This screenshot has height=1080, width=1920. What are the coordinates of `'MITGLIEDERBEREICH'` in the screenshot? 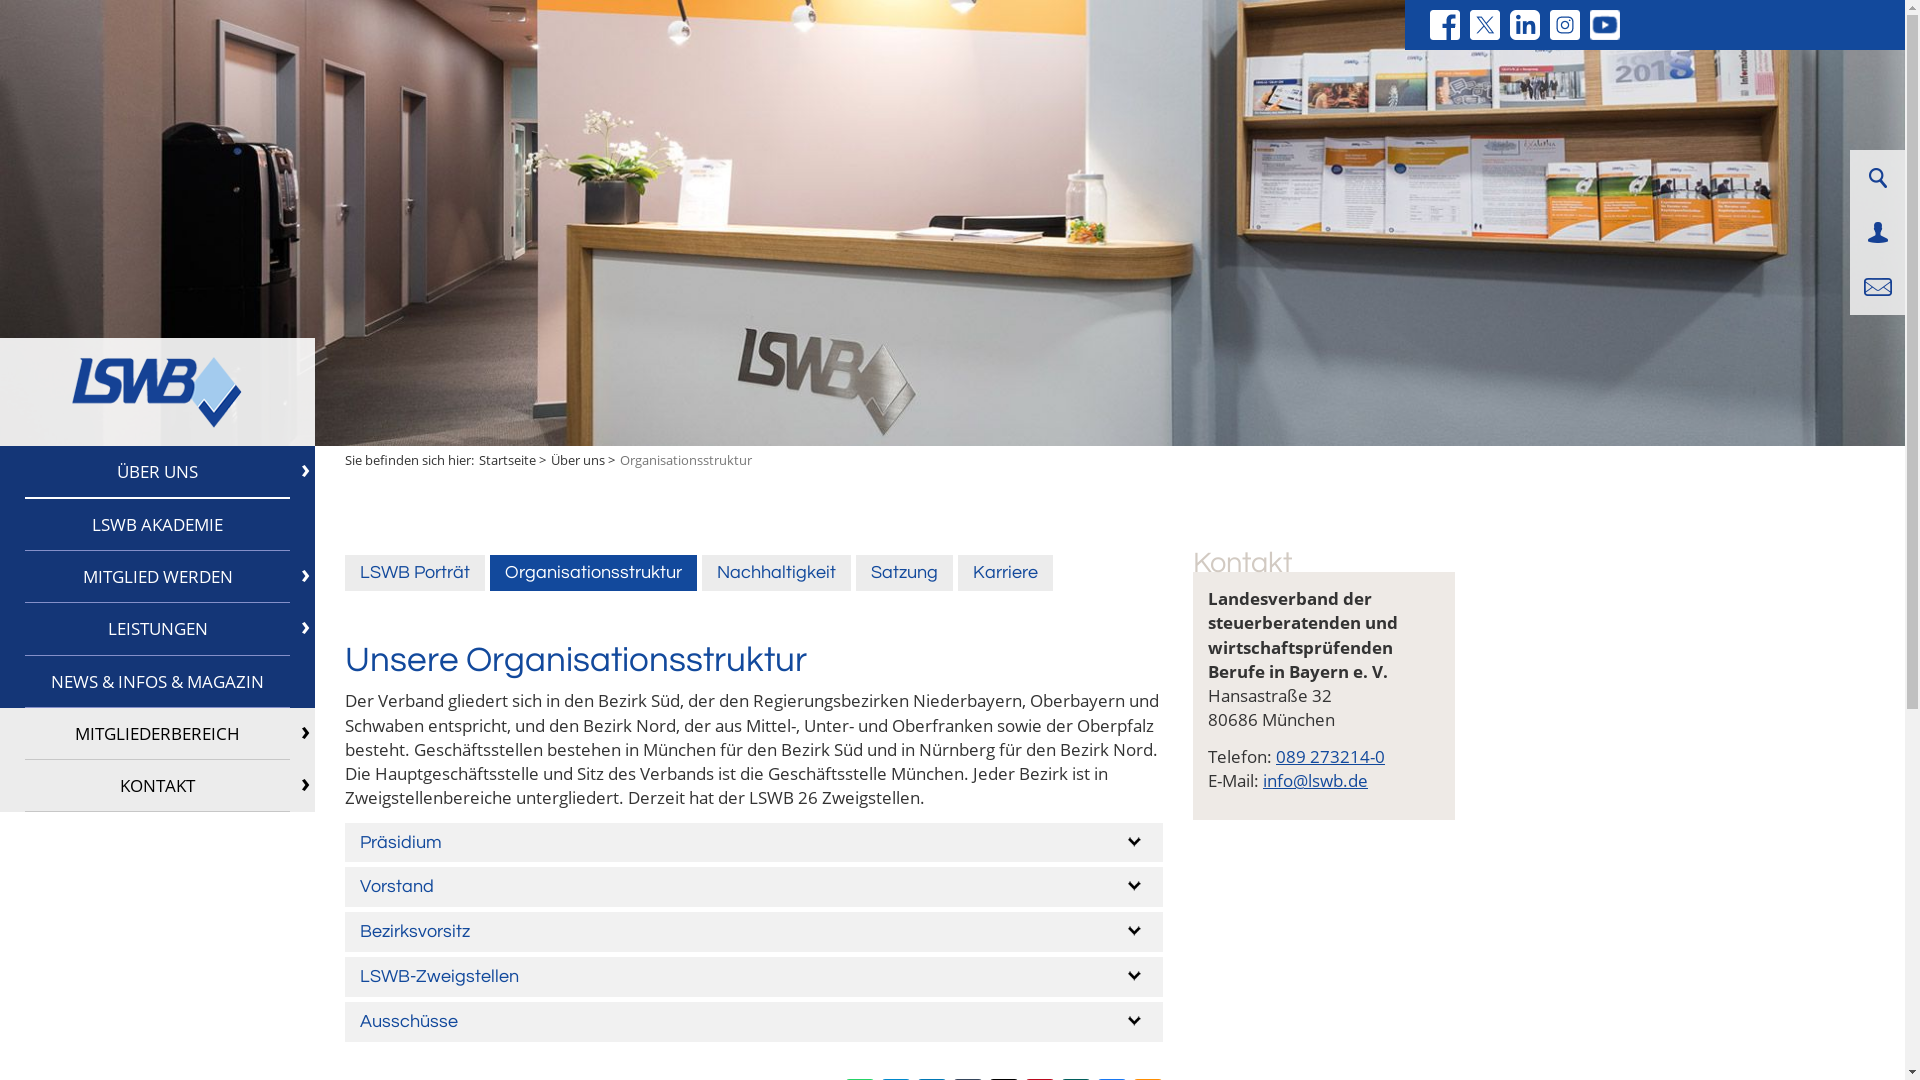 It's located at (156, 733).